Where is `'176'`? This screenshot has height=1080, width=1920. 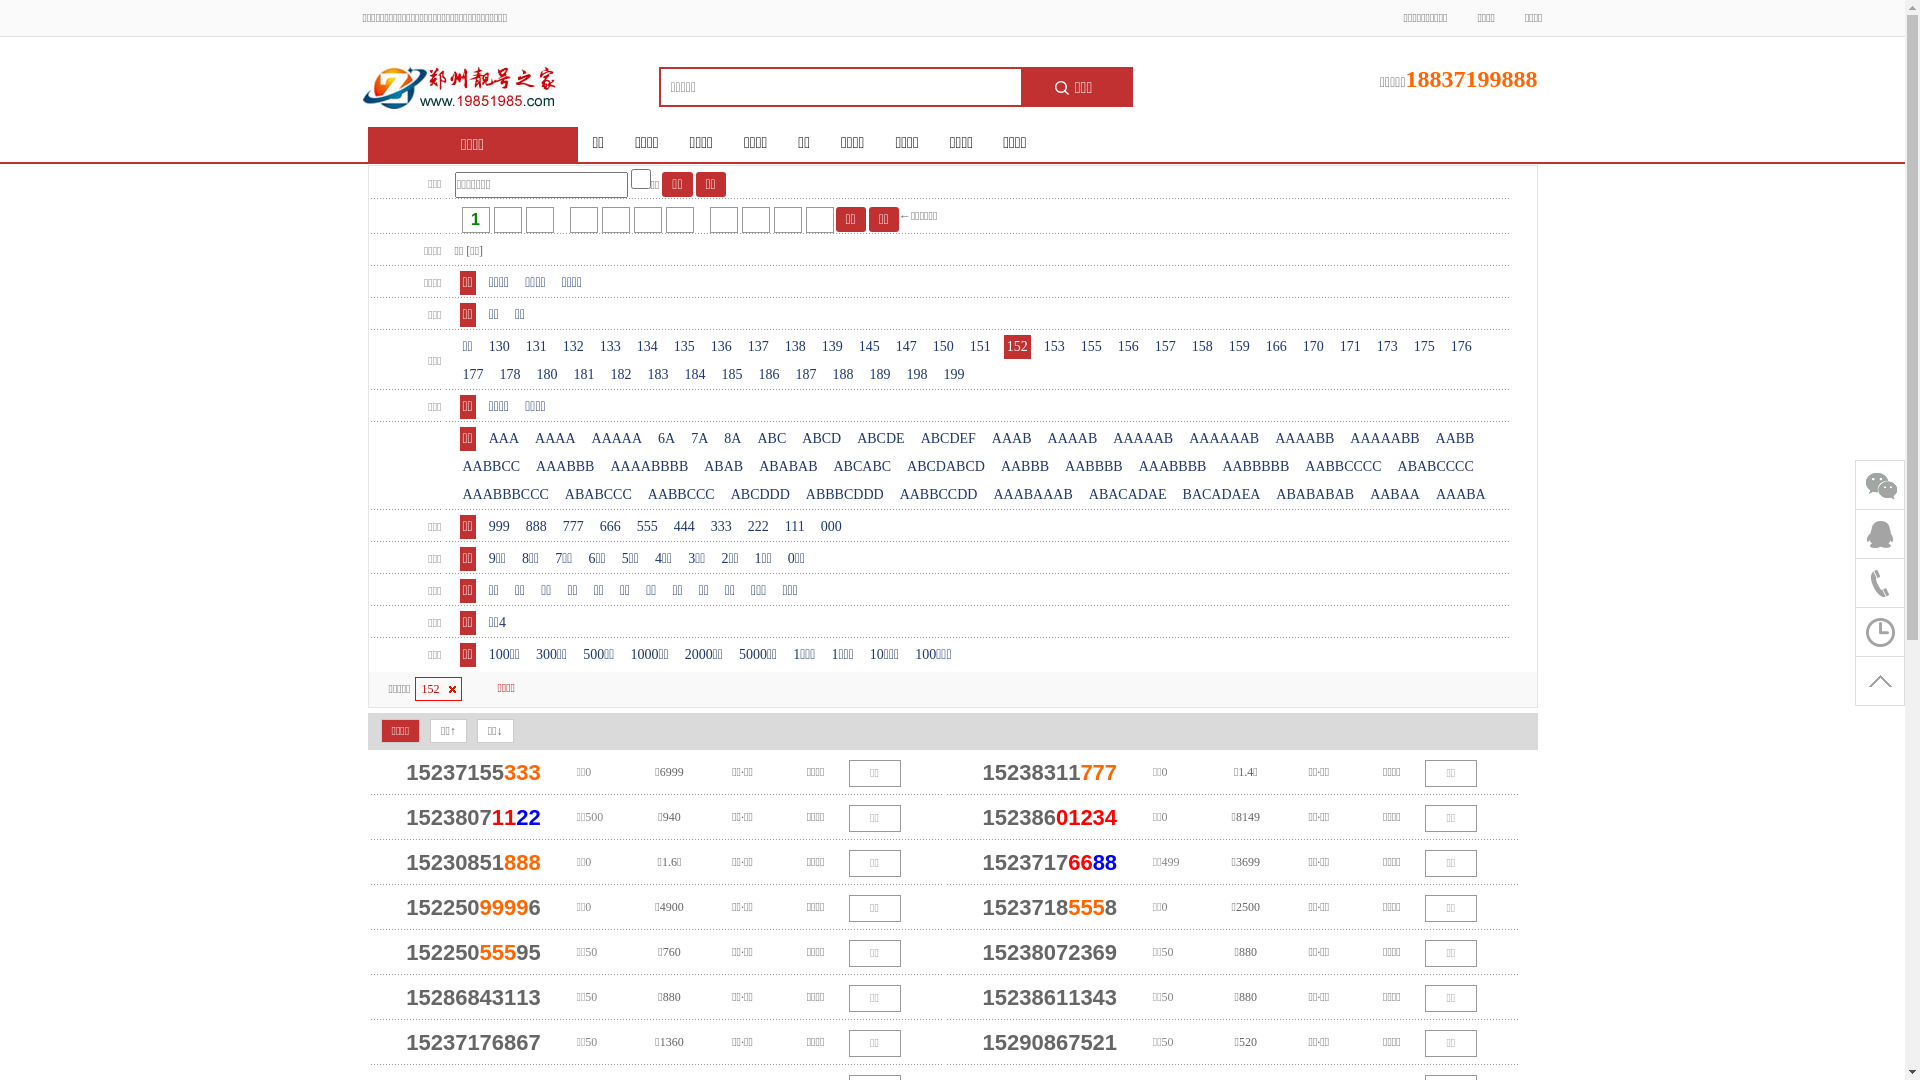
'176' is located at coordinates (1448, 346).